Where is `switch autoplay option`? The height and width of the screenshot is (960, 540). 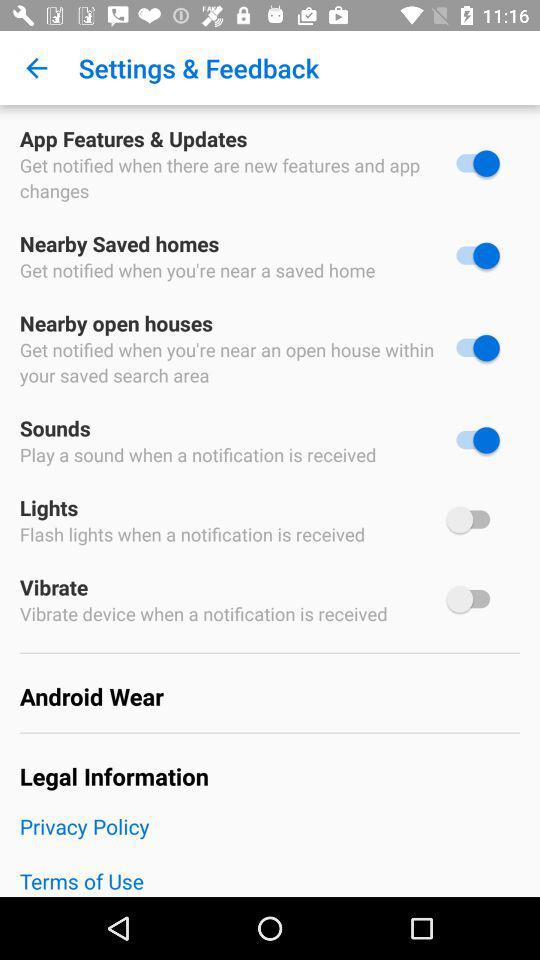 switch autoplay option is located at coordinates (472, 518).